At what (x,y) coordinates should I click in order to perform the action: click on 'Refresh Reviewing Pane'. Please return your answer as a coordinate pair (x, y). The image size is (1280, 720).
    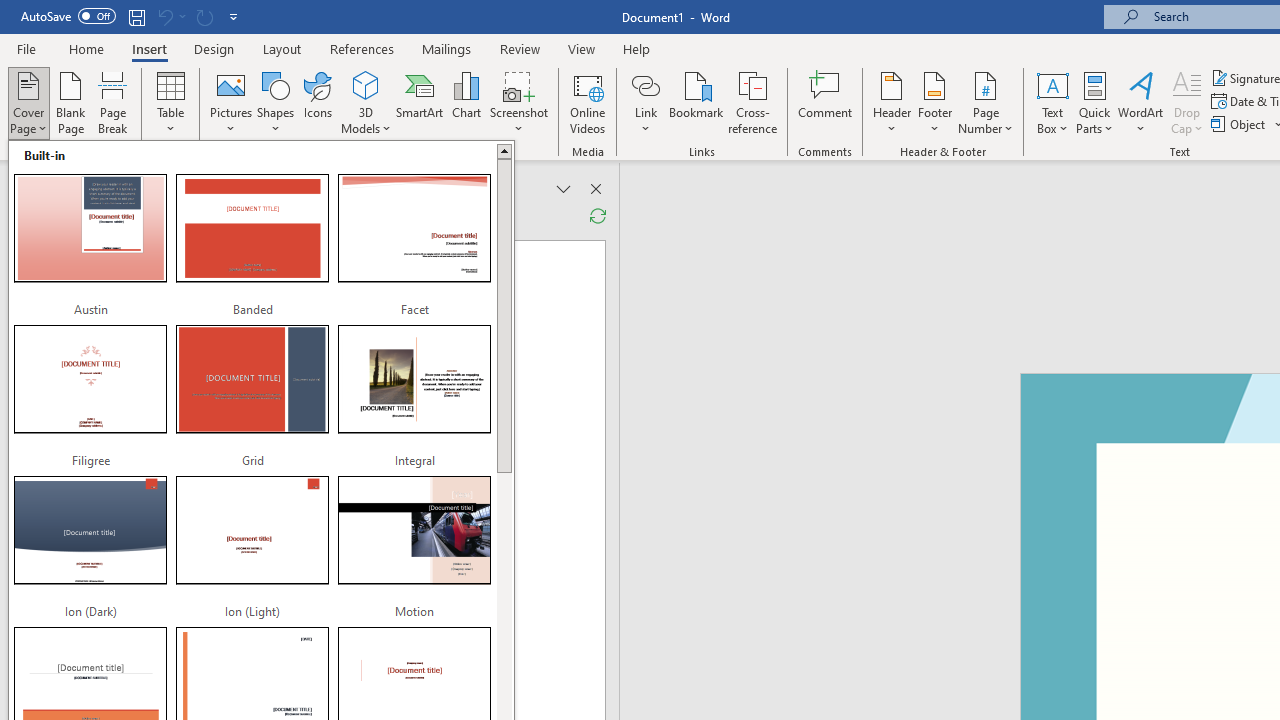
    Looking at the image, I should click on (596, 216).